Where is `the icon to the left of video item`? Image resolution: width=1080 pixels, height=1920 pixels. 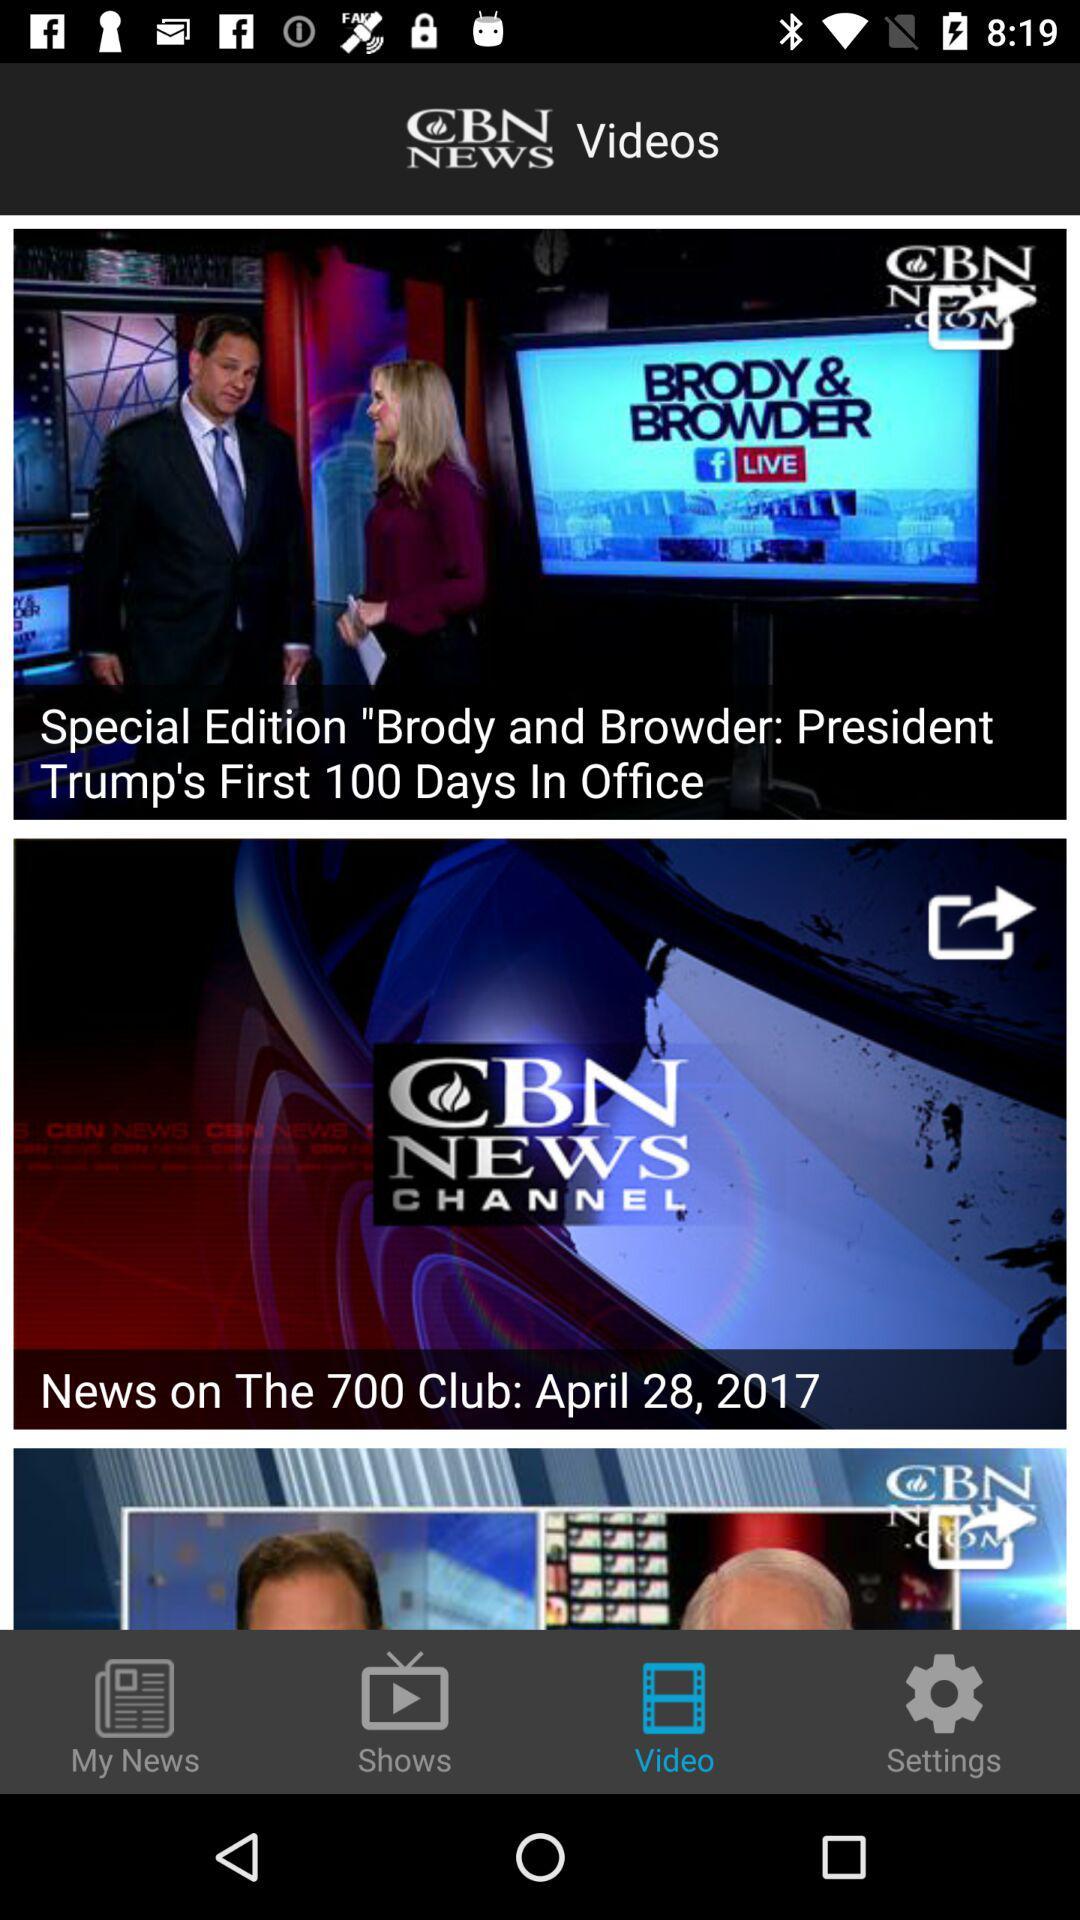 the icon to the left of video item is located at coordinates (405, 1710).